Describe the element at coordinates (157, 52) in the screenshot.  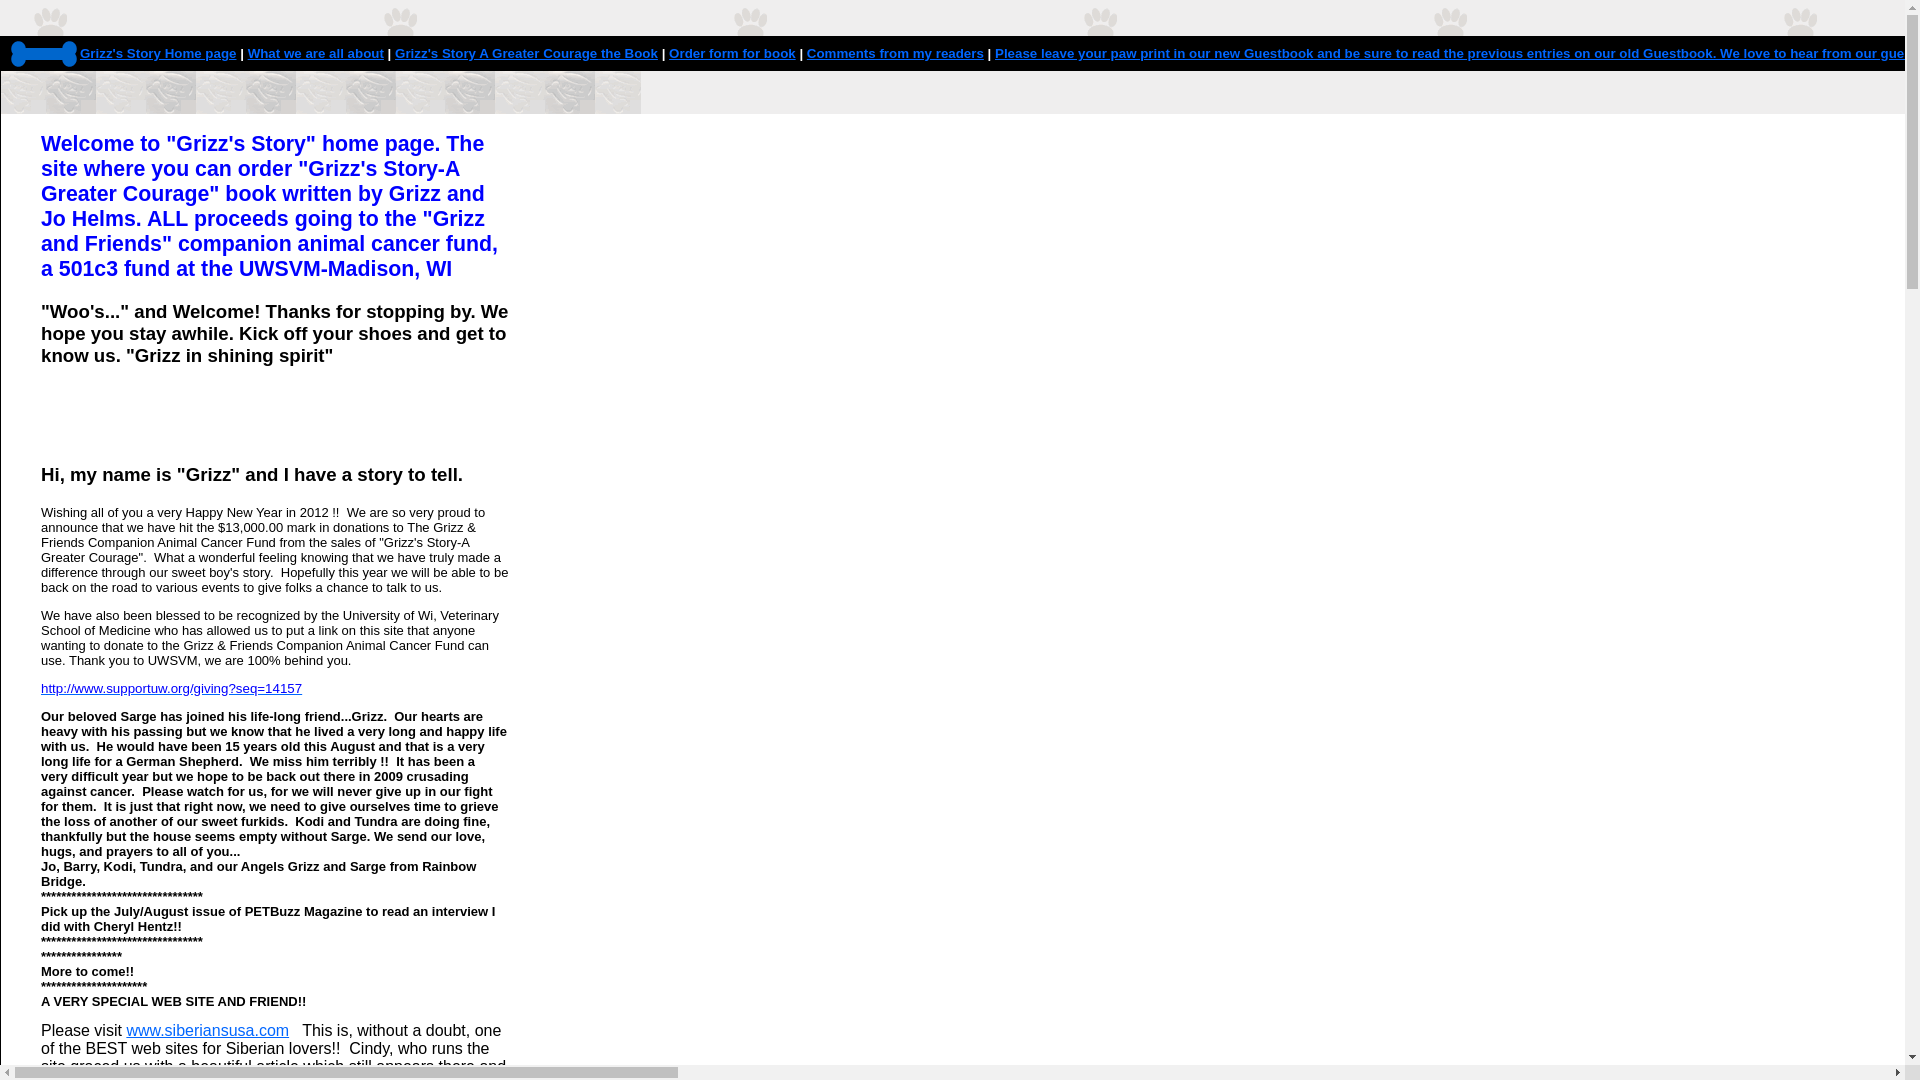
I see `'Grizz's Story Home page'` at that location.